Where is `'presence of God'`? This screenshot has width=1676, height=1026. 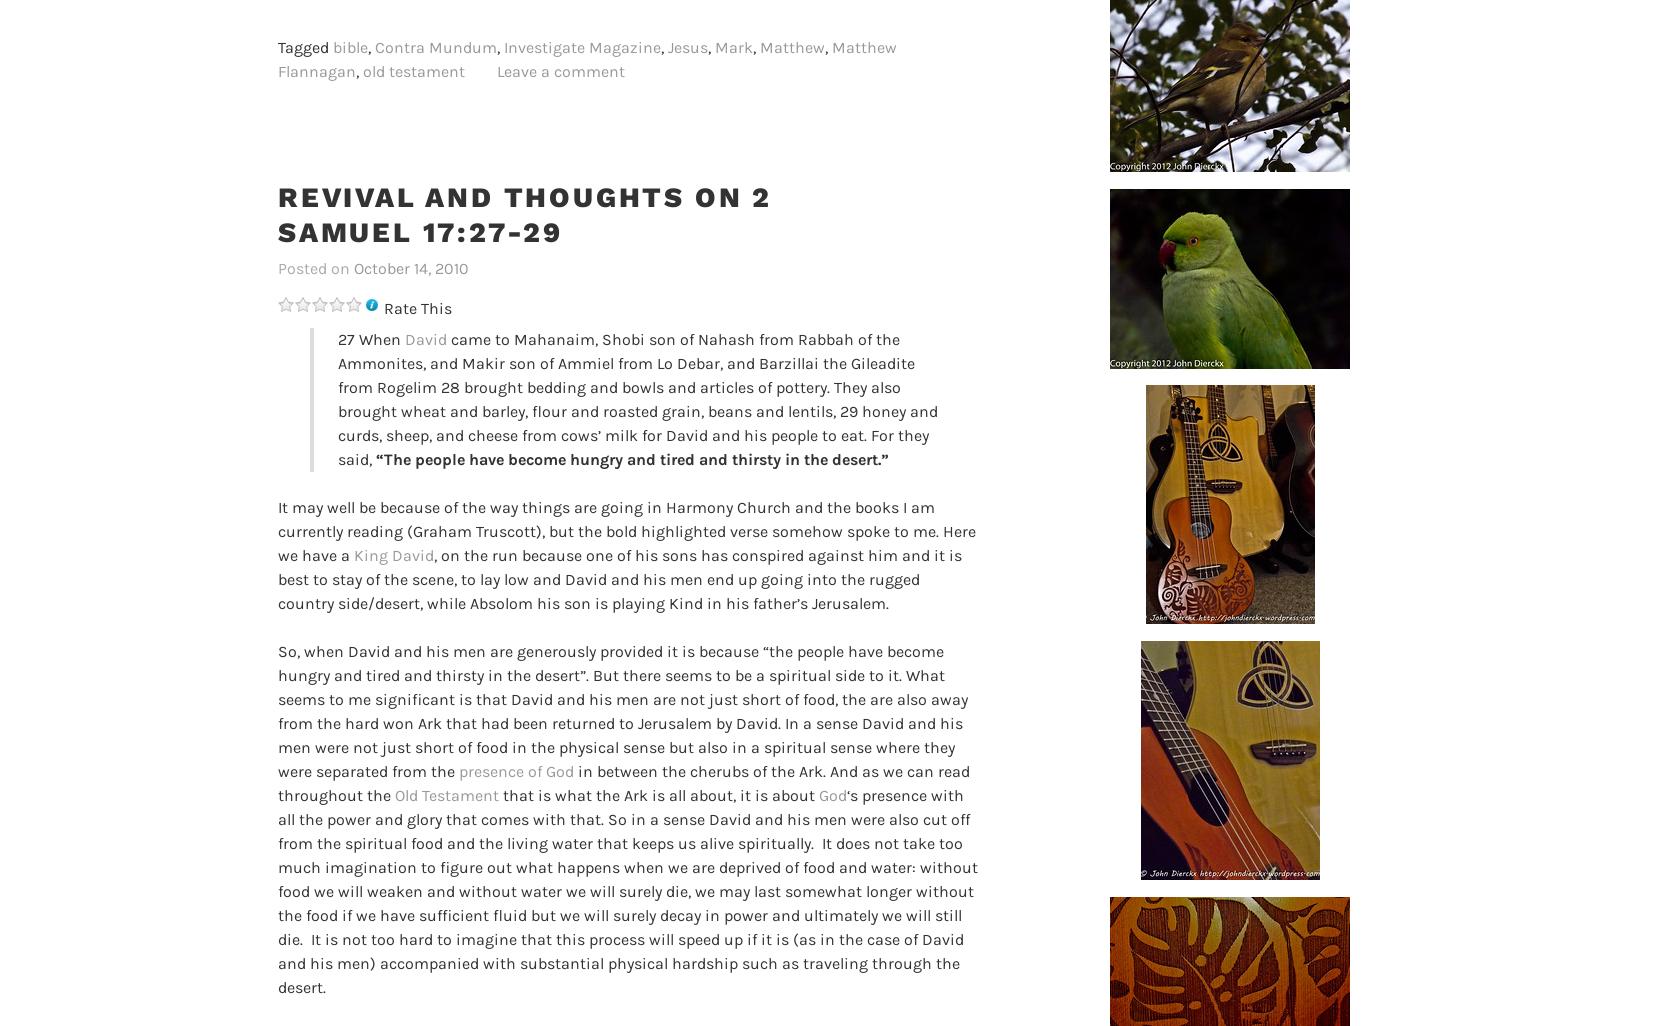 'presence of God' is located at coordinates (516, 770).